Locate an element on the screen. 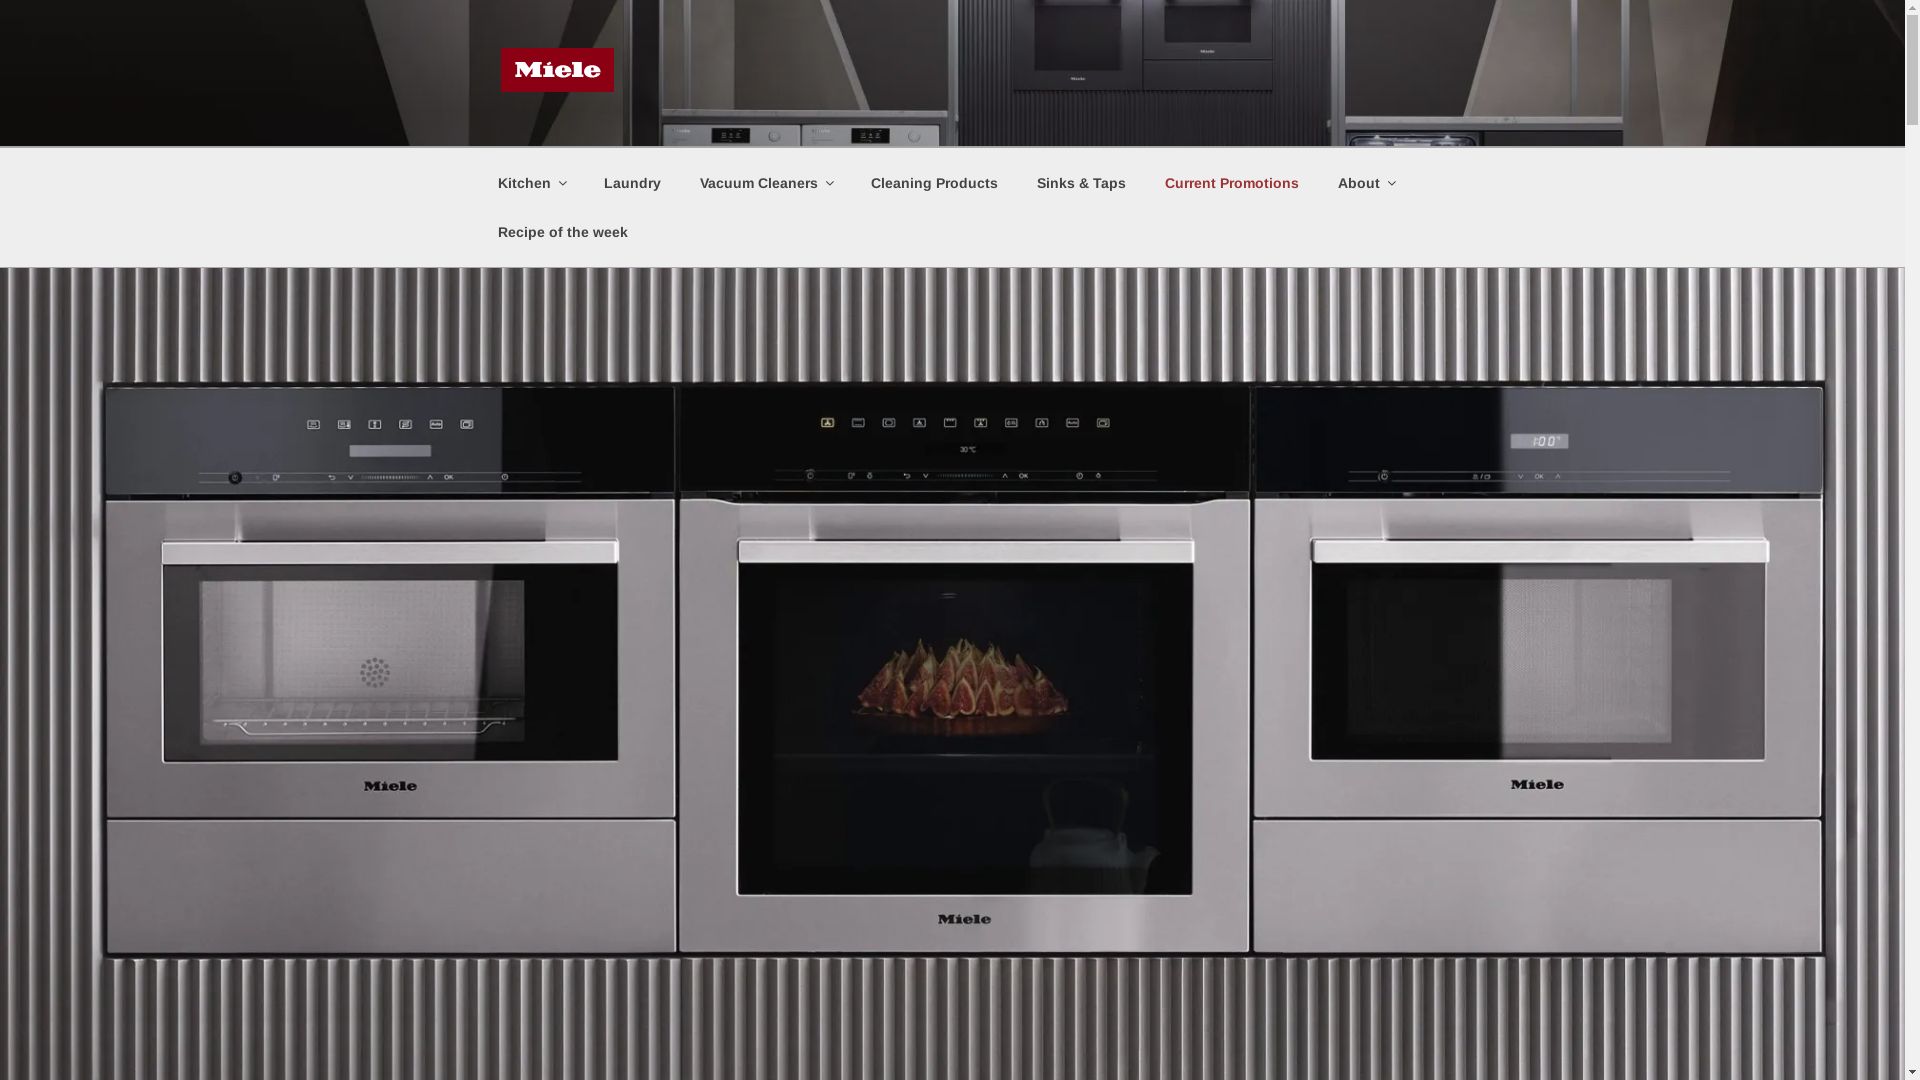  'Cleaning Products' is located at coordinates (854, 182).